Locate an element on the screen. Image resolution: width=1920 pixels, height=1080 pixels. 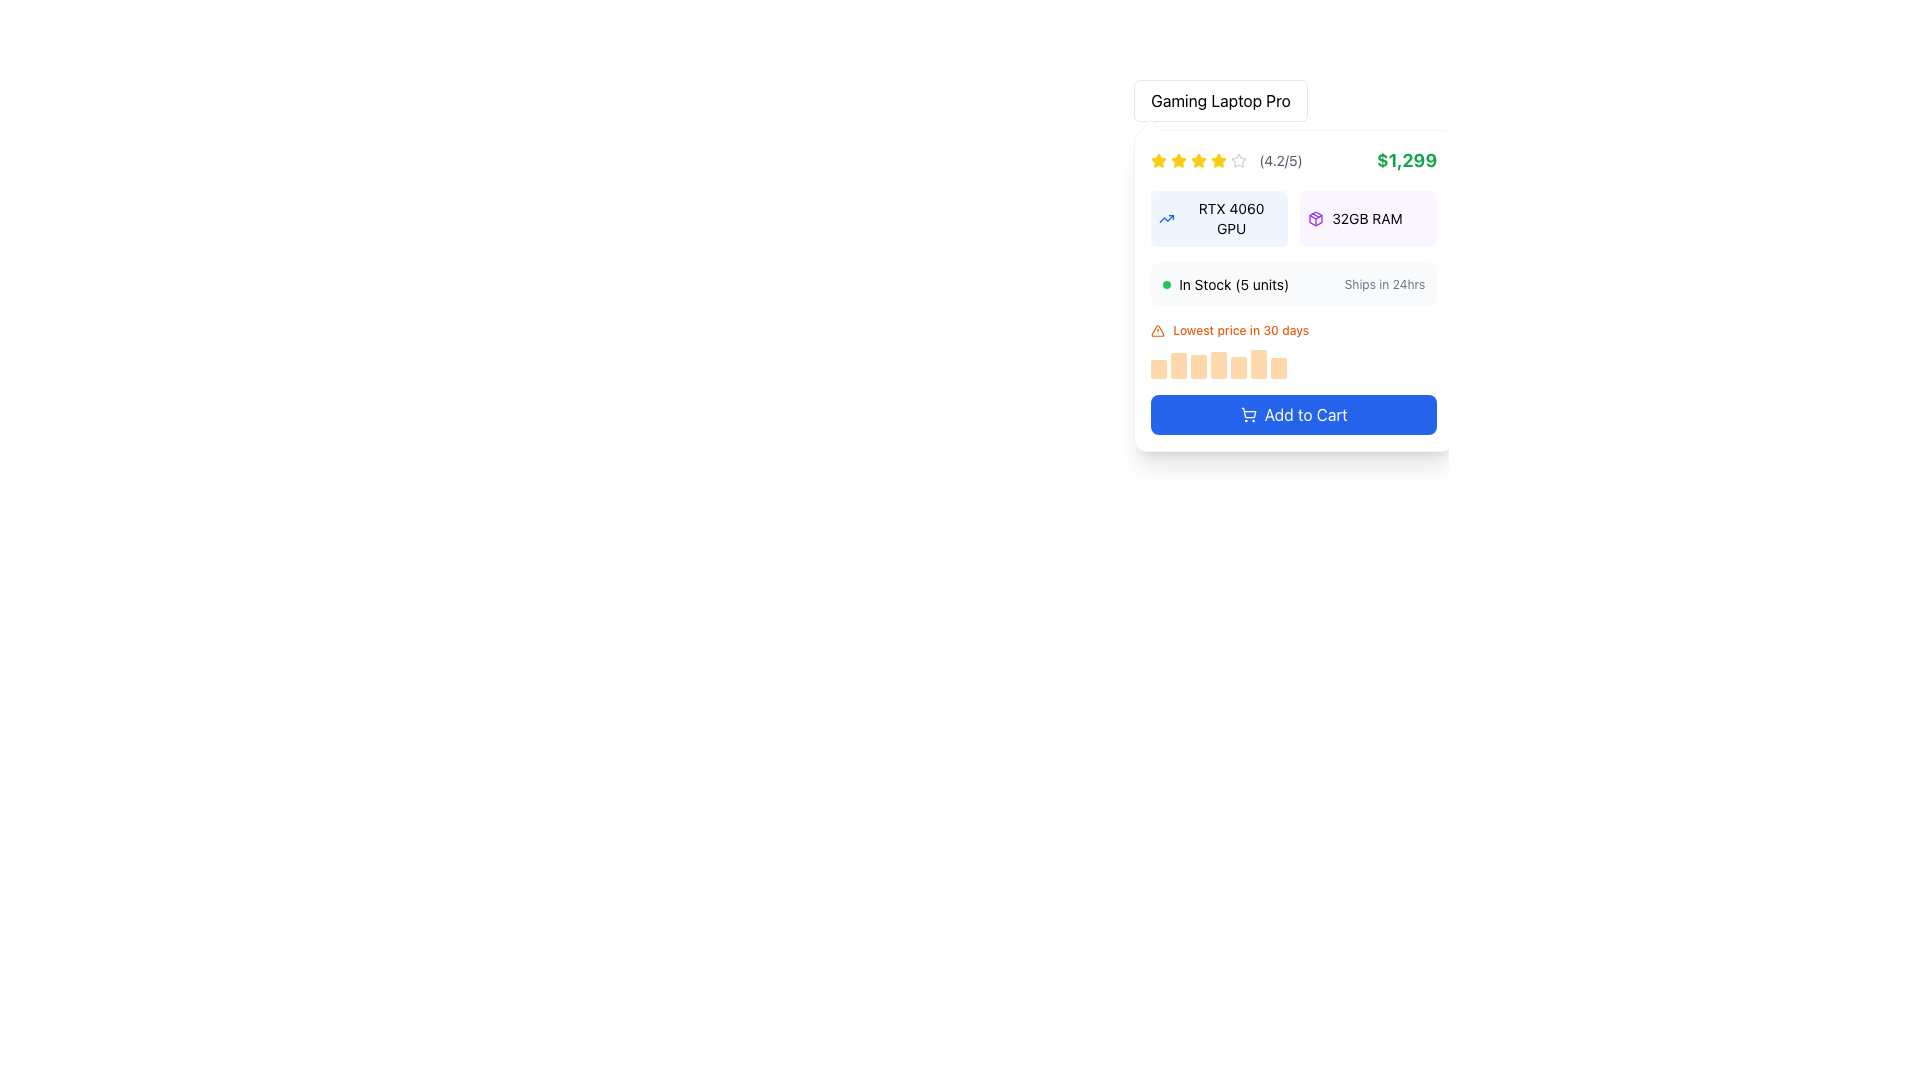
the Rating and price information display located below the title 'Gaming Laptop Pro', which shows user ratings and product pricing is located at coordinates (1294, 160).